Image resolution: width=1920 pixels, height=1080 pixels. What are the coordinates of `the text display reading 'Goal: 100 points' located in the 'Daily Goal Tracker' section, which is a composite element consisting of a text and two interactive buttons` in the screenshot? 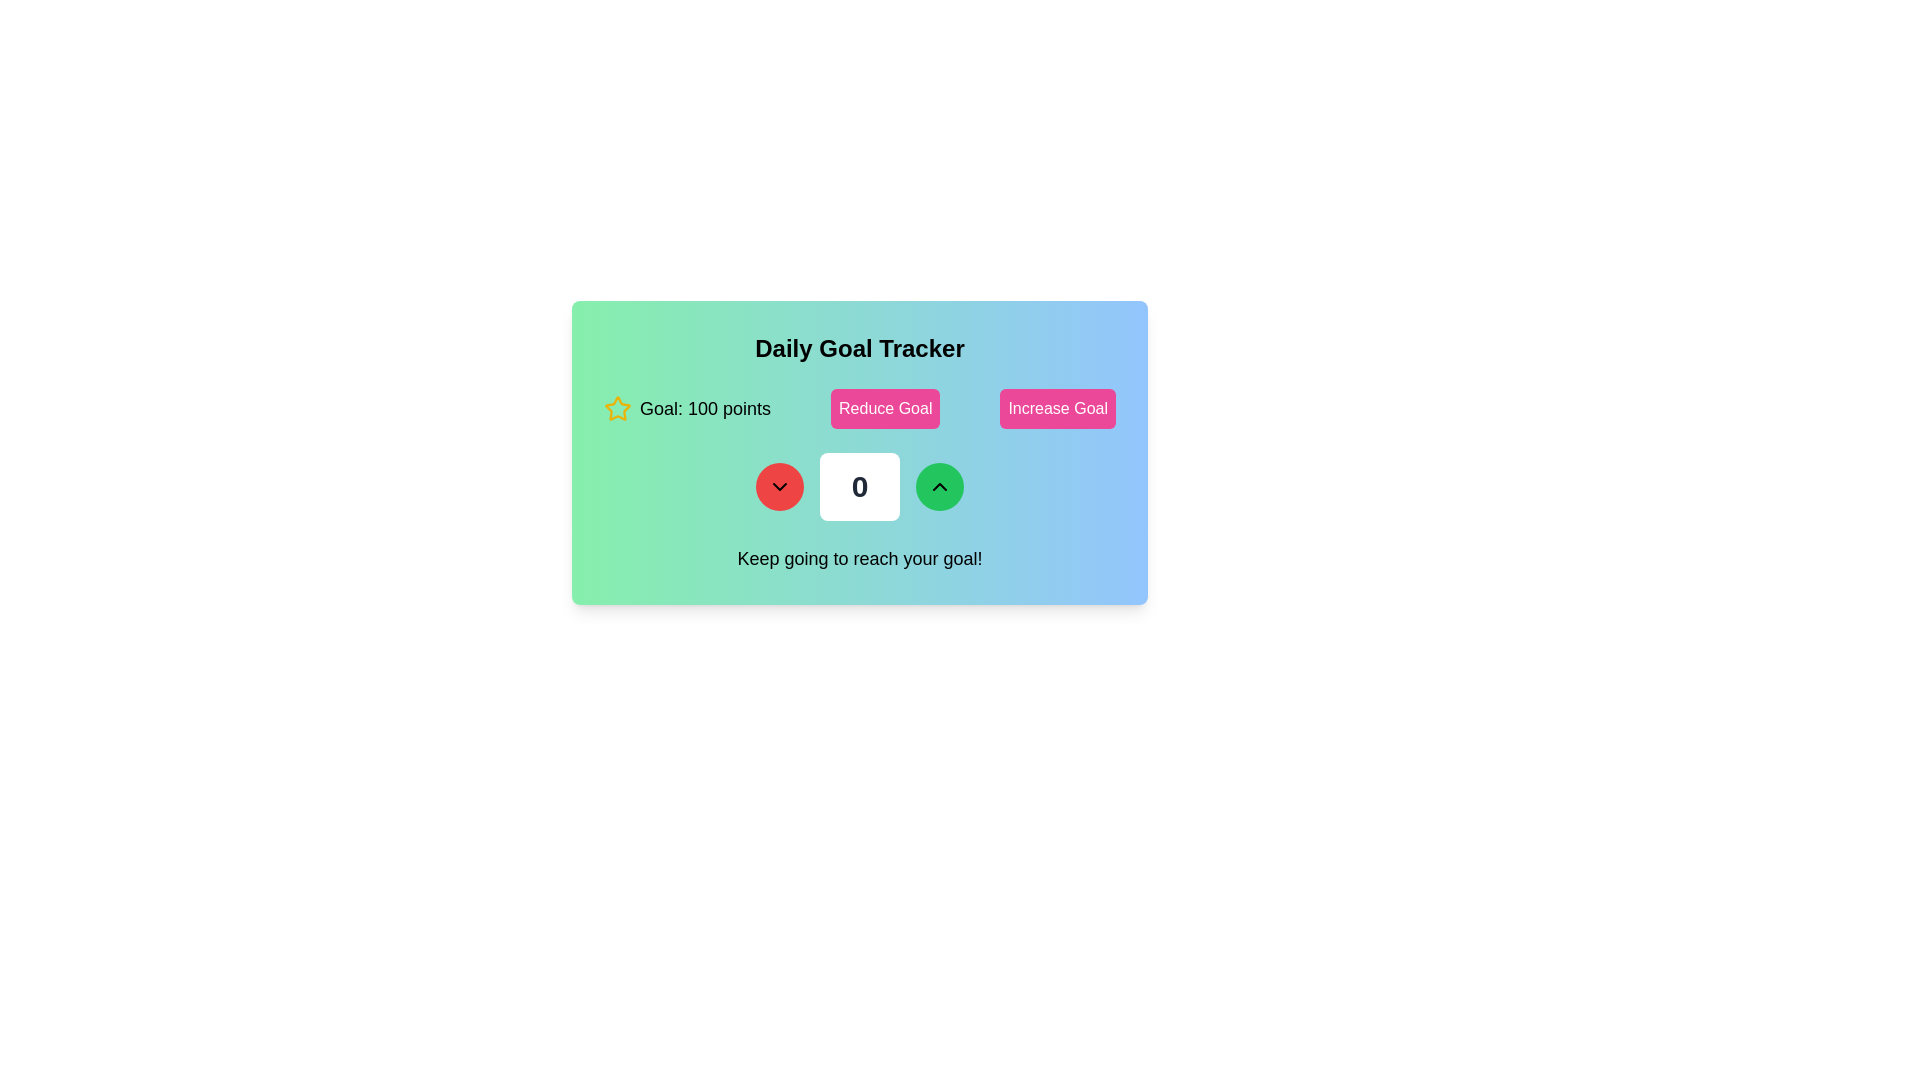 It's located at (859, 407).